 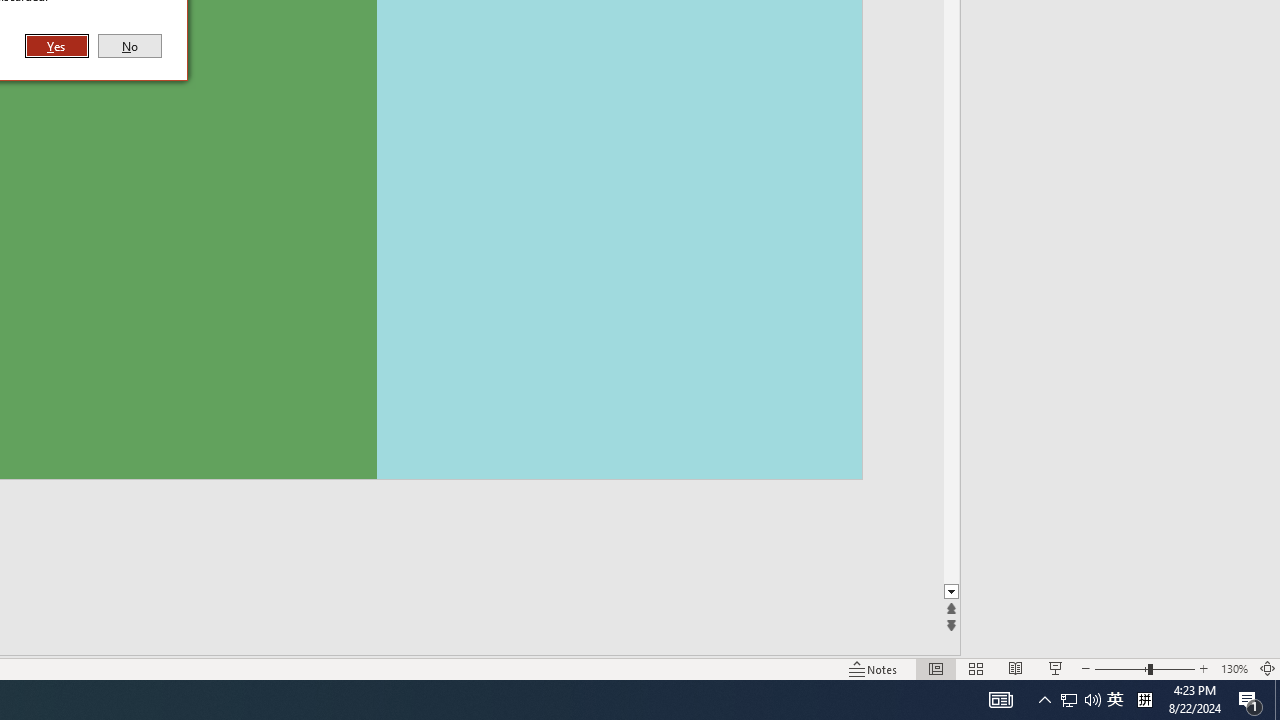 What do you see at coordinates (1233, 669) in the screenshot?
I see `'Zoom 130%'` at bounding box center [1233, 669].